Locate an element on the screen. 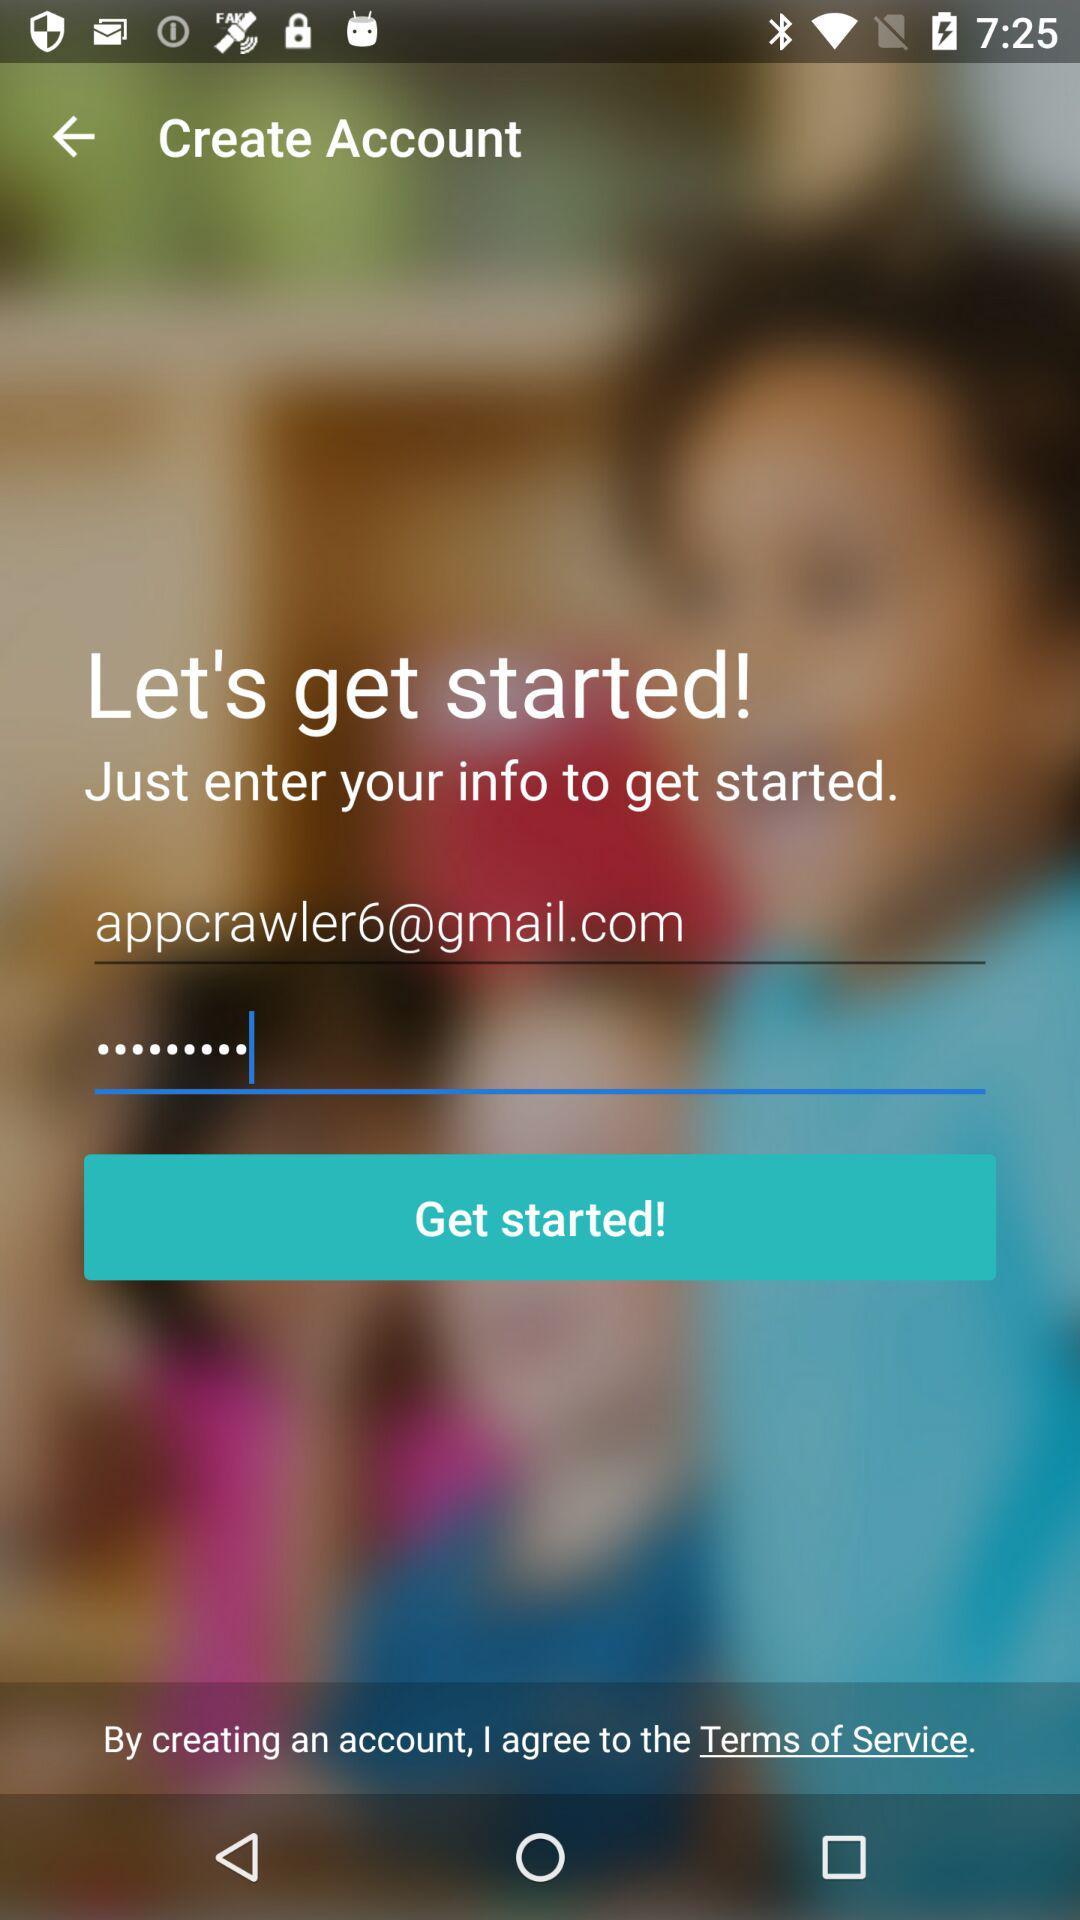 Image resolution: width=1080 pixels, height=1920 pixels. icon next to the create account icon is located at coordinates (72, 135).